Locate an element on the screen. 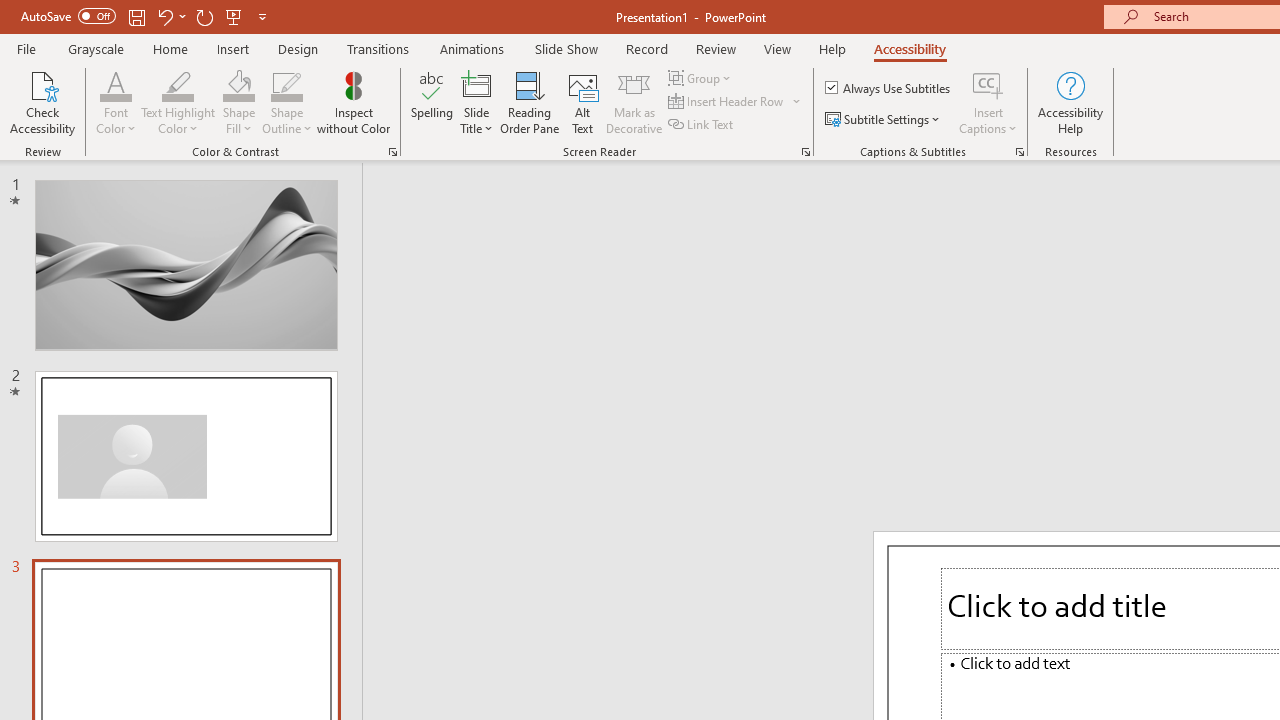  'Screen Reader' is located at coordinates (805, 150).